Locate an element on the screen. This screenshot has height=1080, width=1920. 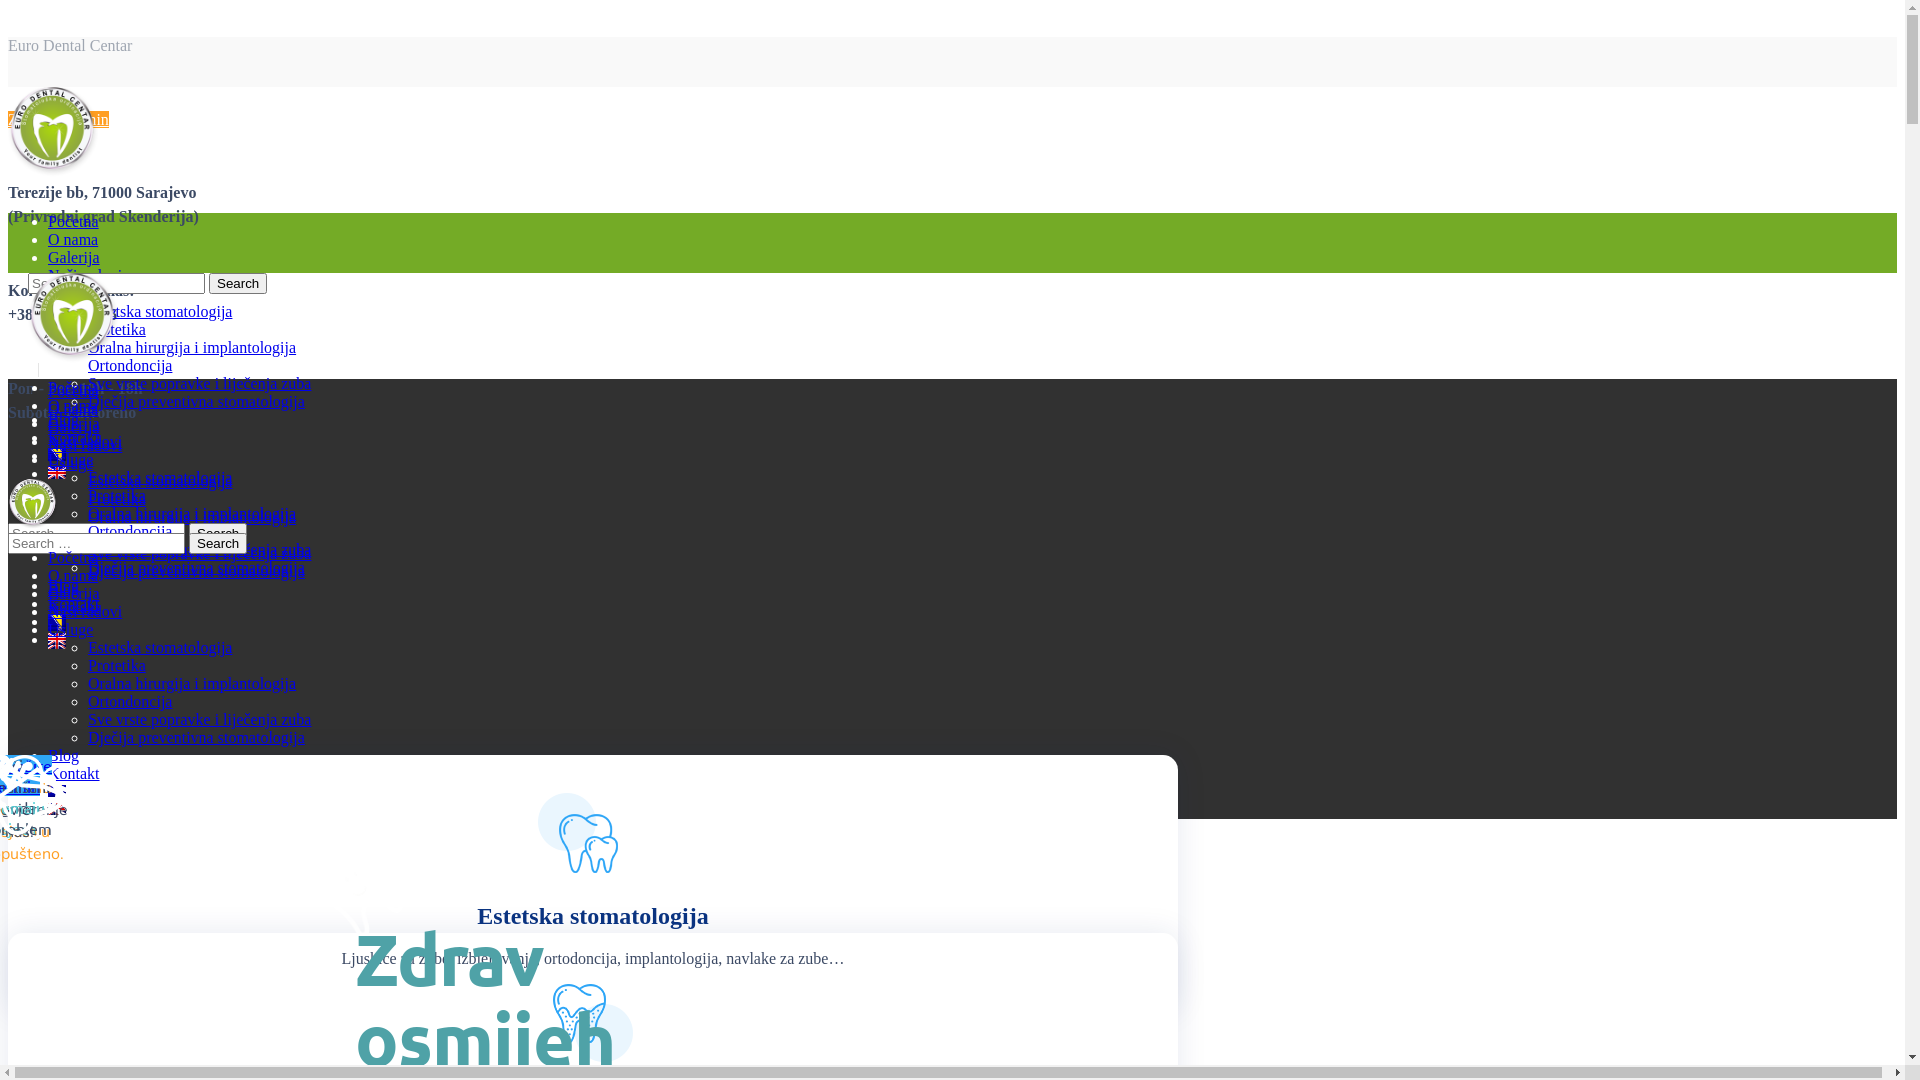
'Oralna hirurgija i implantologija' is located at coordinates (86, 346).